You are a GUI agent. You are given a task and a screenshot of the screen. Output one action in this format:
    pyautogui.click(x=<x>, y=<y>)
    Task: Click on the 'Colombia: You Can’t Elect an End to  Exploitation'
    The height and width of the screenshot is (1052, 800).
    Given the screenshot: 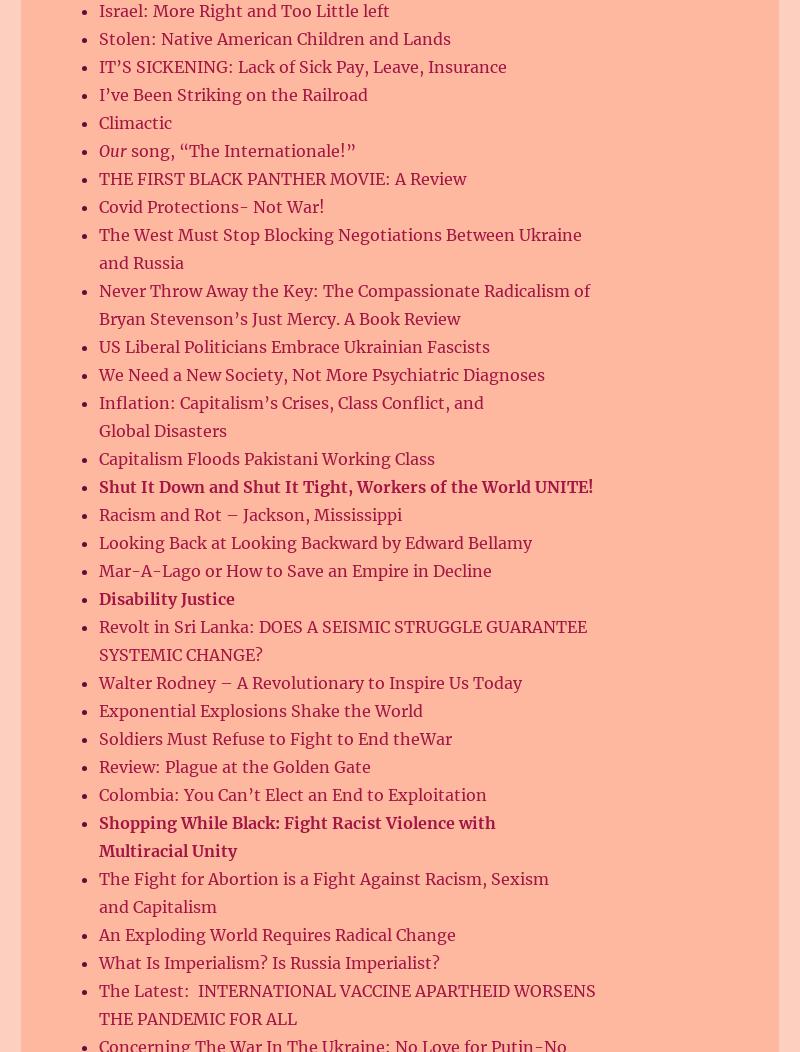 What is the action you would take?
    pyautogui.click(x=299, y=794)
    